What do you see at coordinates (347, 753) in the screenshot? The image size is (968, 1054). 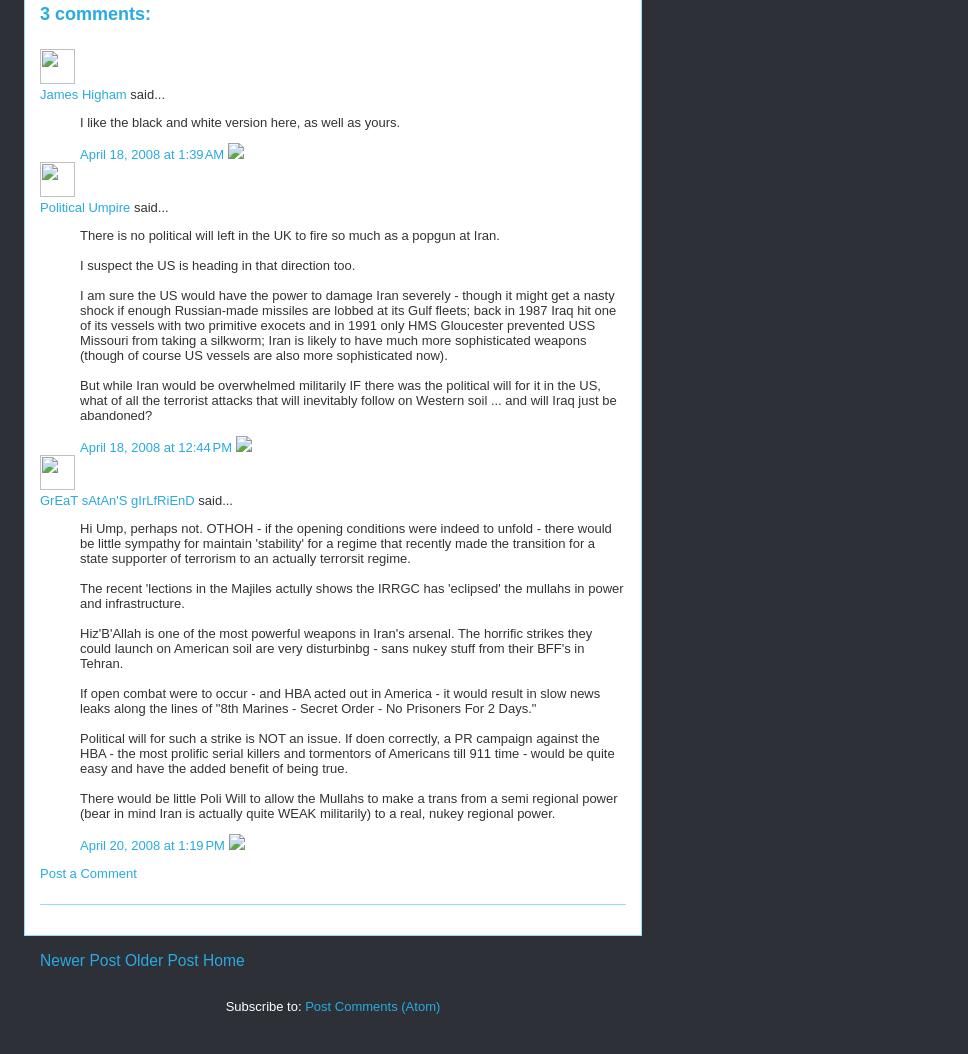 I see `'Political will for such a strike is NOT an issue. If doen correctly, a PR campaign against the HBA - the most prolific serial killers and tormentors of Americans till 911 time - would be quite easy and have the added benefit of being true.'` at bounding box center [347, 753].